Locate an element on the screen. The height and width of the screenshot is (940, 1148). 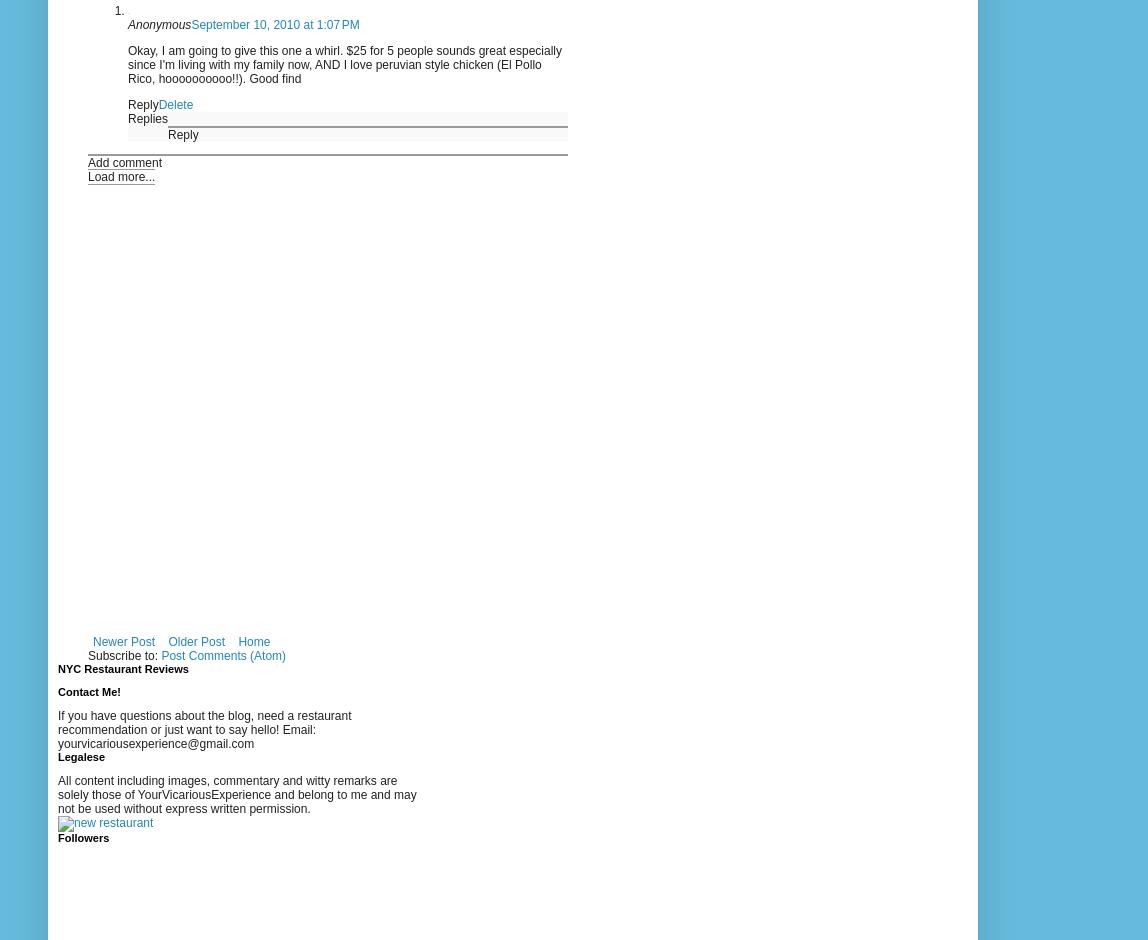
'Contact Me!' is located at coordinates (57, 689).